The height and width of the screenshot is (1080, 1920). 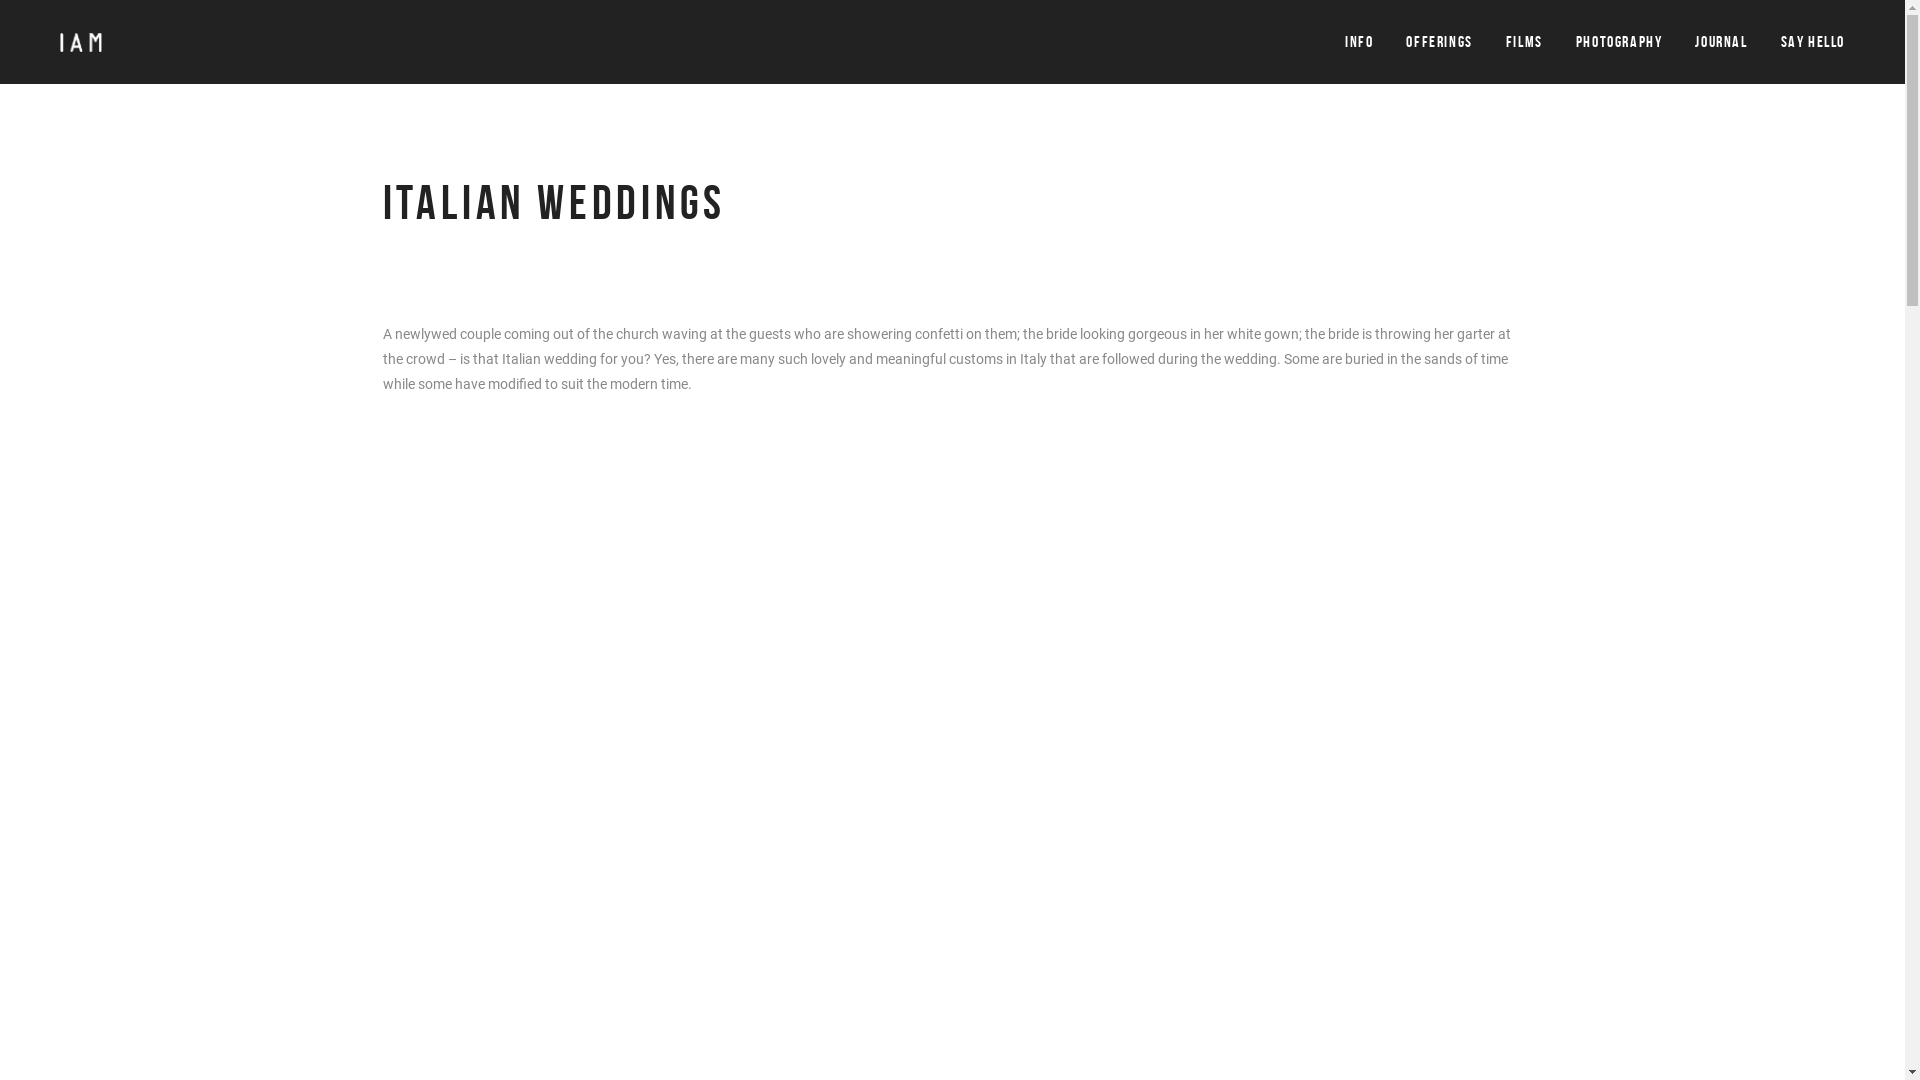 I want to click on 'PHOTOGRAPHY', so click(x=1574, y=42).